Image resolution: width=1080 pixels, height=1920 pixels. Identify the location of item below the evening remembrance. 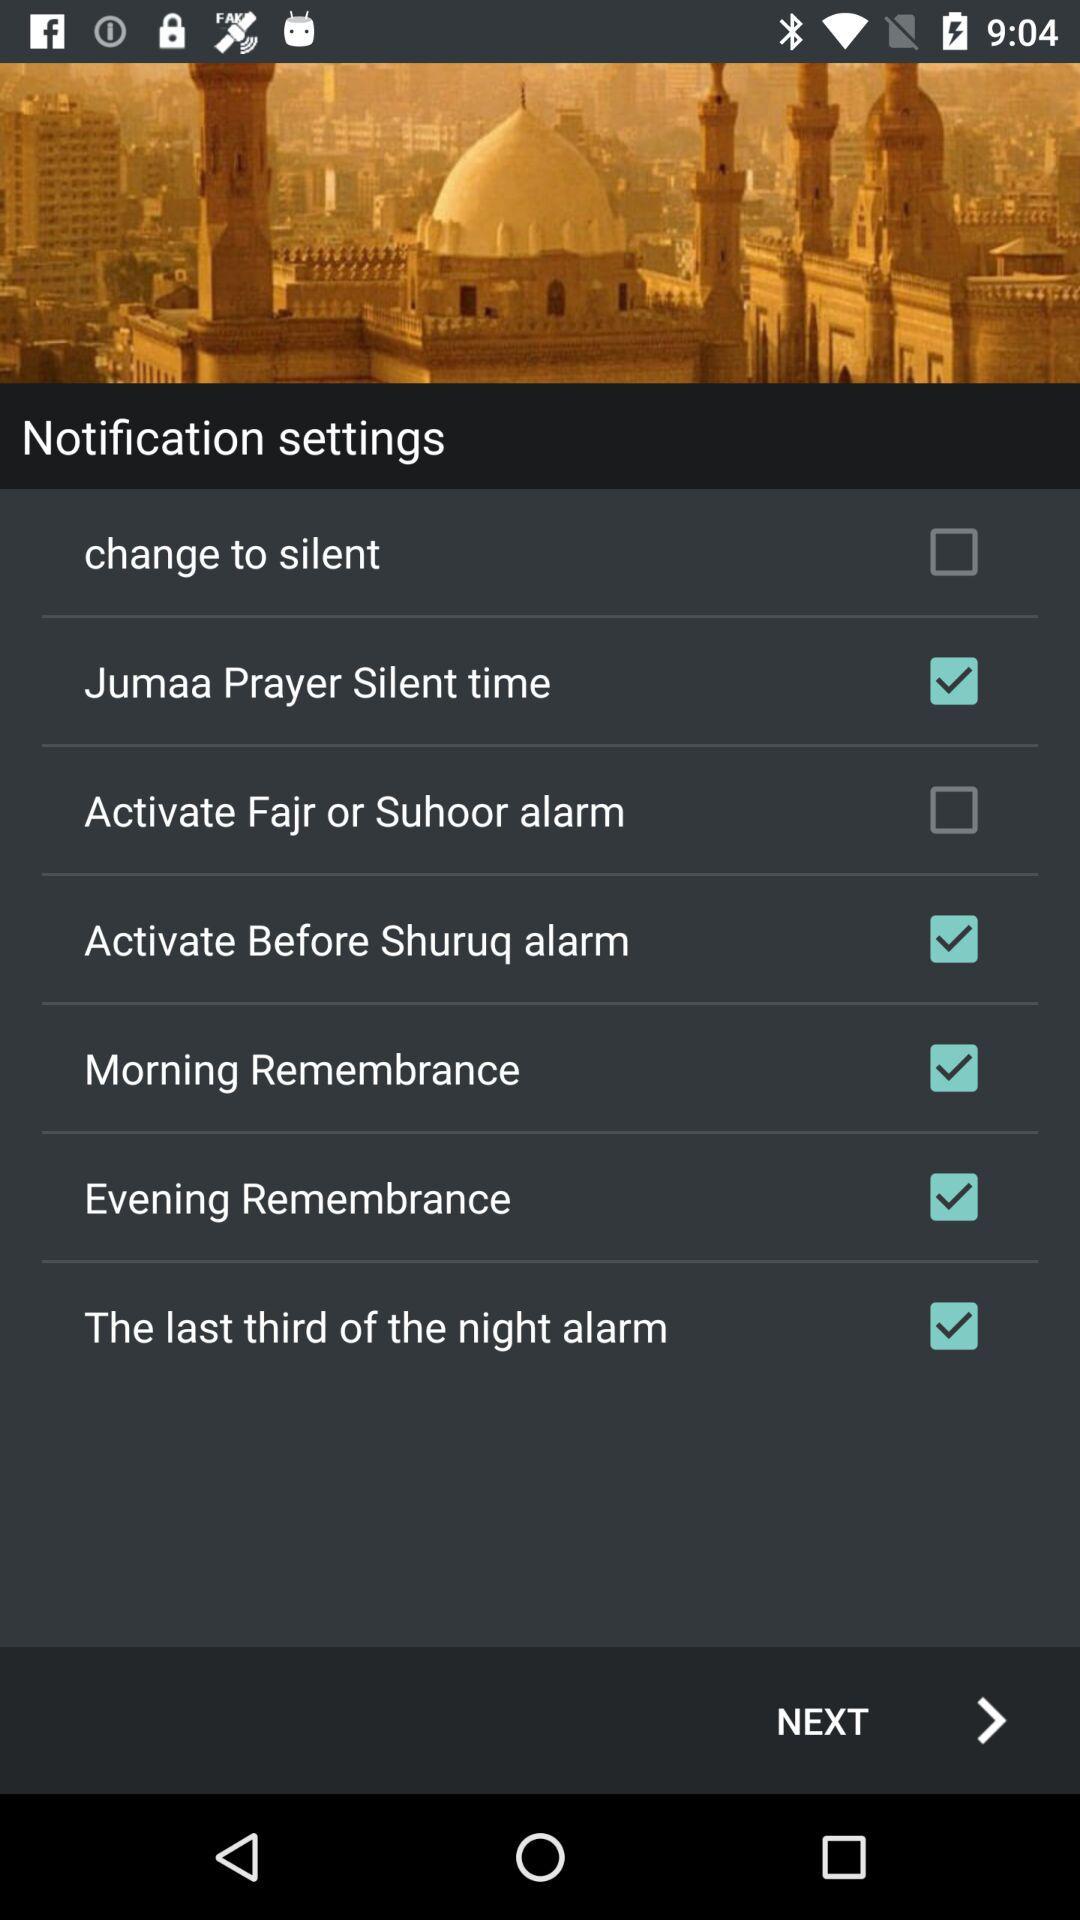
(540, 1325).